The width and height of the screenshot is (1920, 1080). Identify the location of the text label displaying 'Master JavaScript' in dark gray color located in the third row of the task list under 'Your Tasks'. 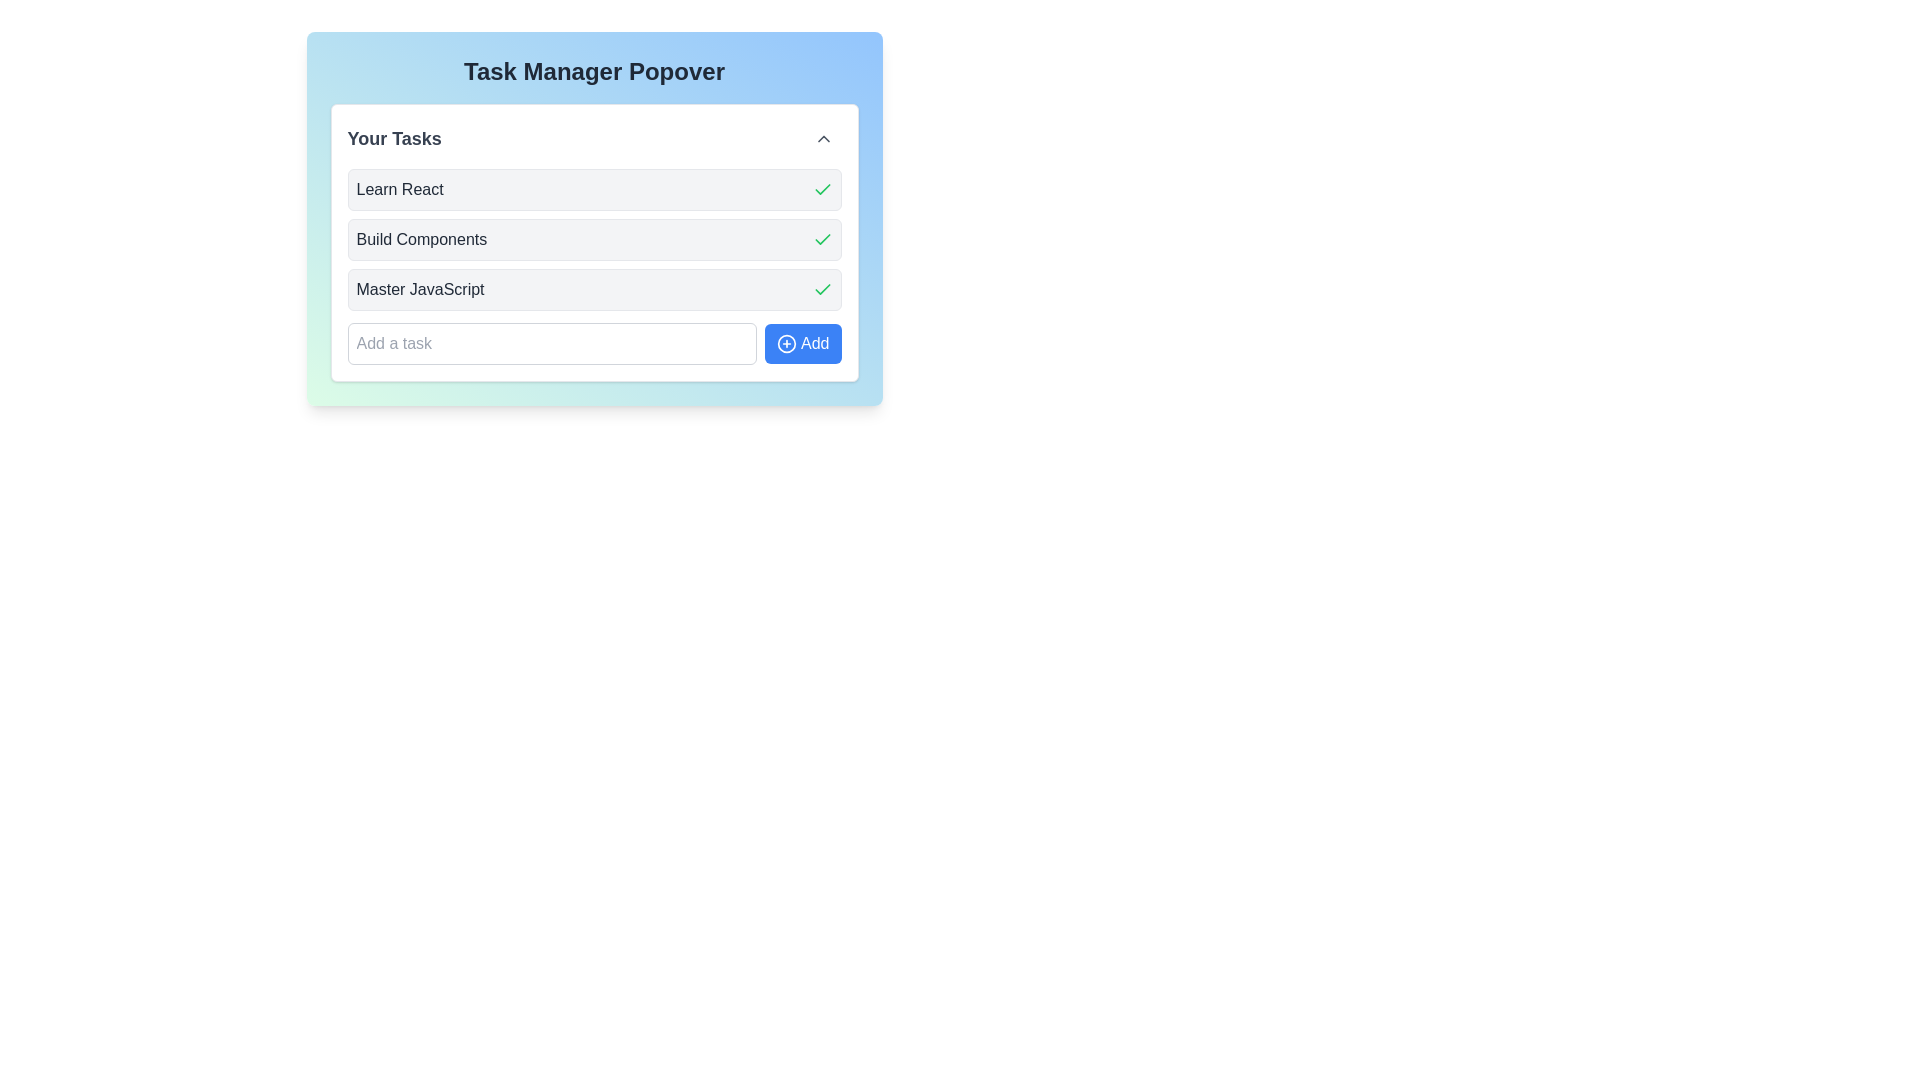
(419, 289).